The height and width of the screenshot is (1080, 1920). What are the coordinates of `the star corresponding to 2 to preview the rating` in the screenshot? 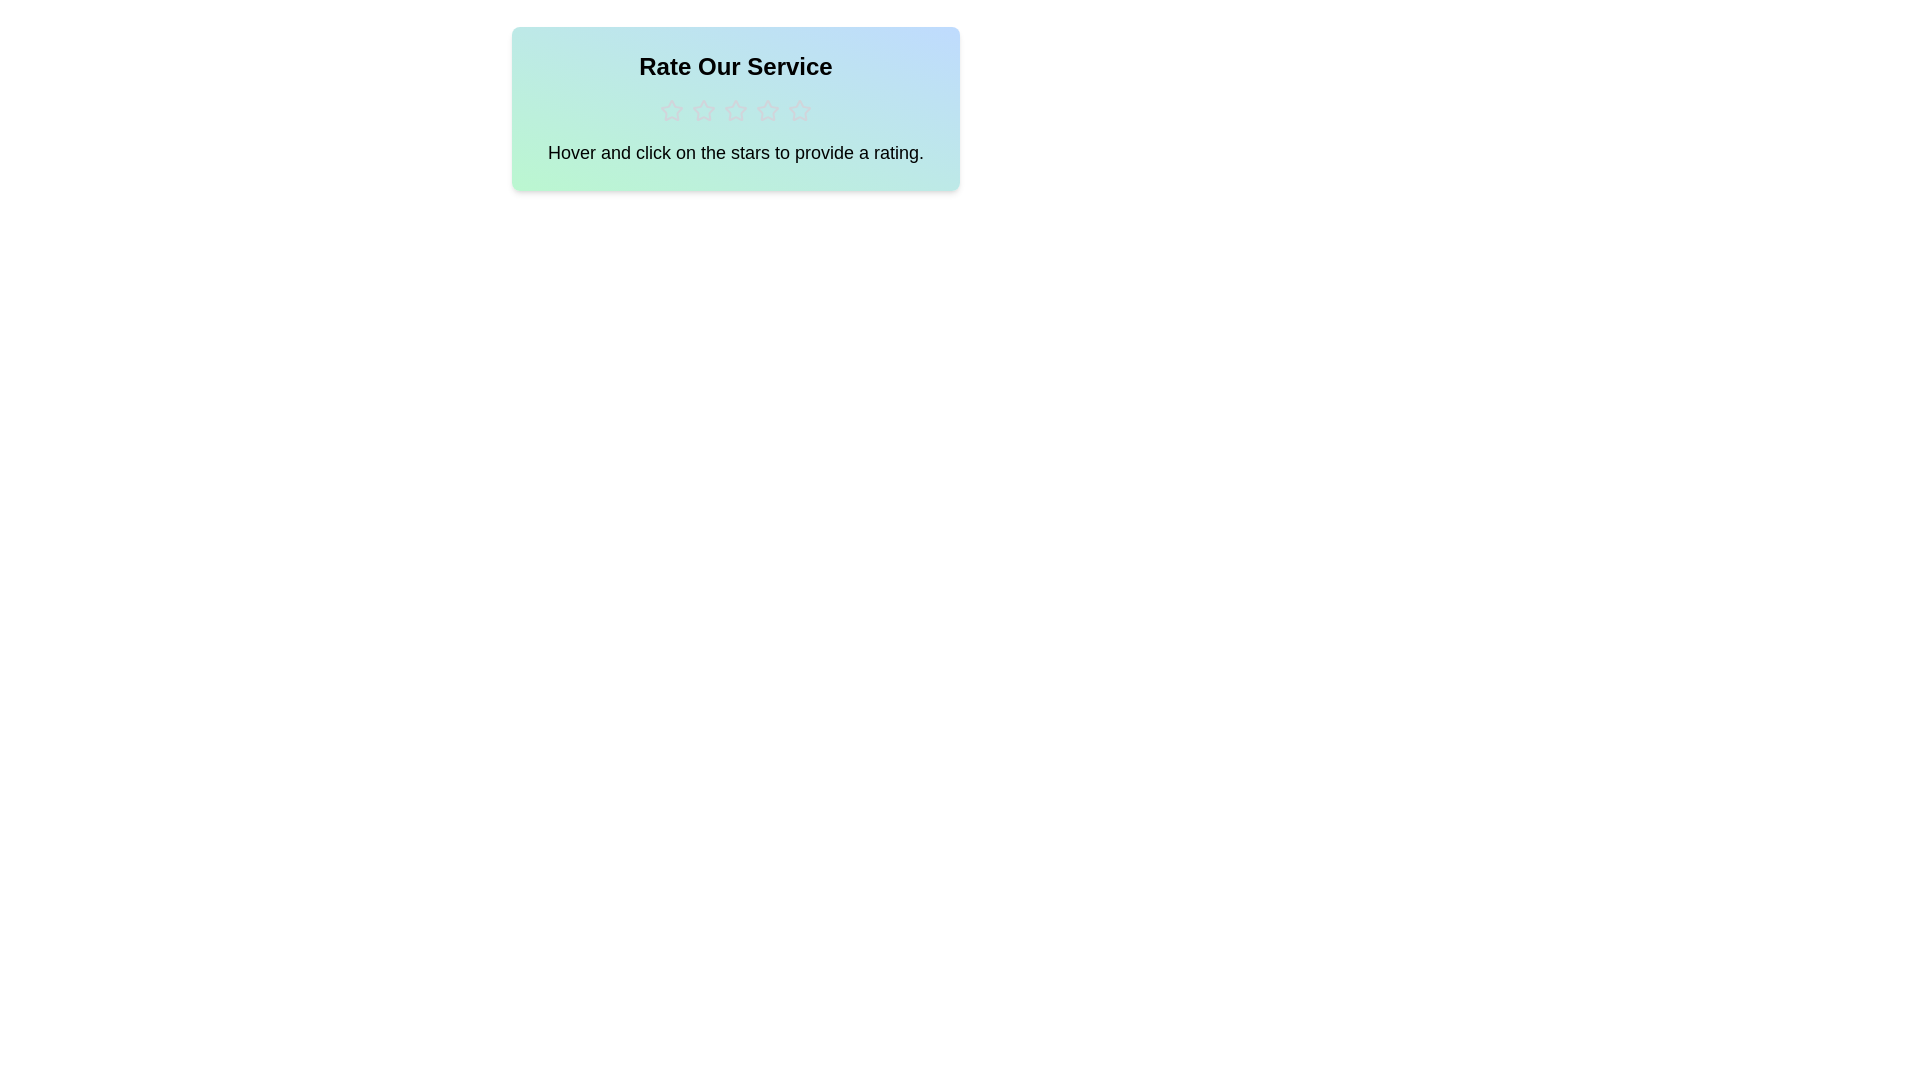 It's located at (704, 111).